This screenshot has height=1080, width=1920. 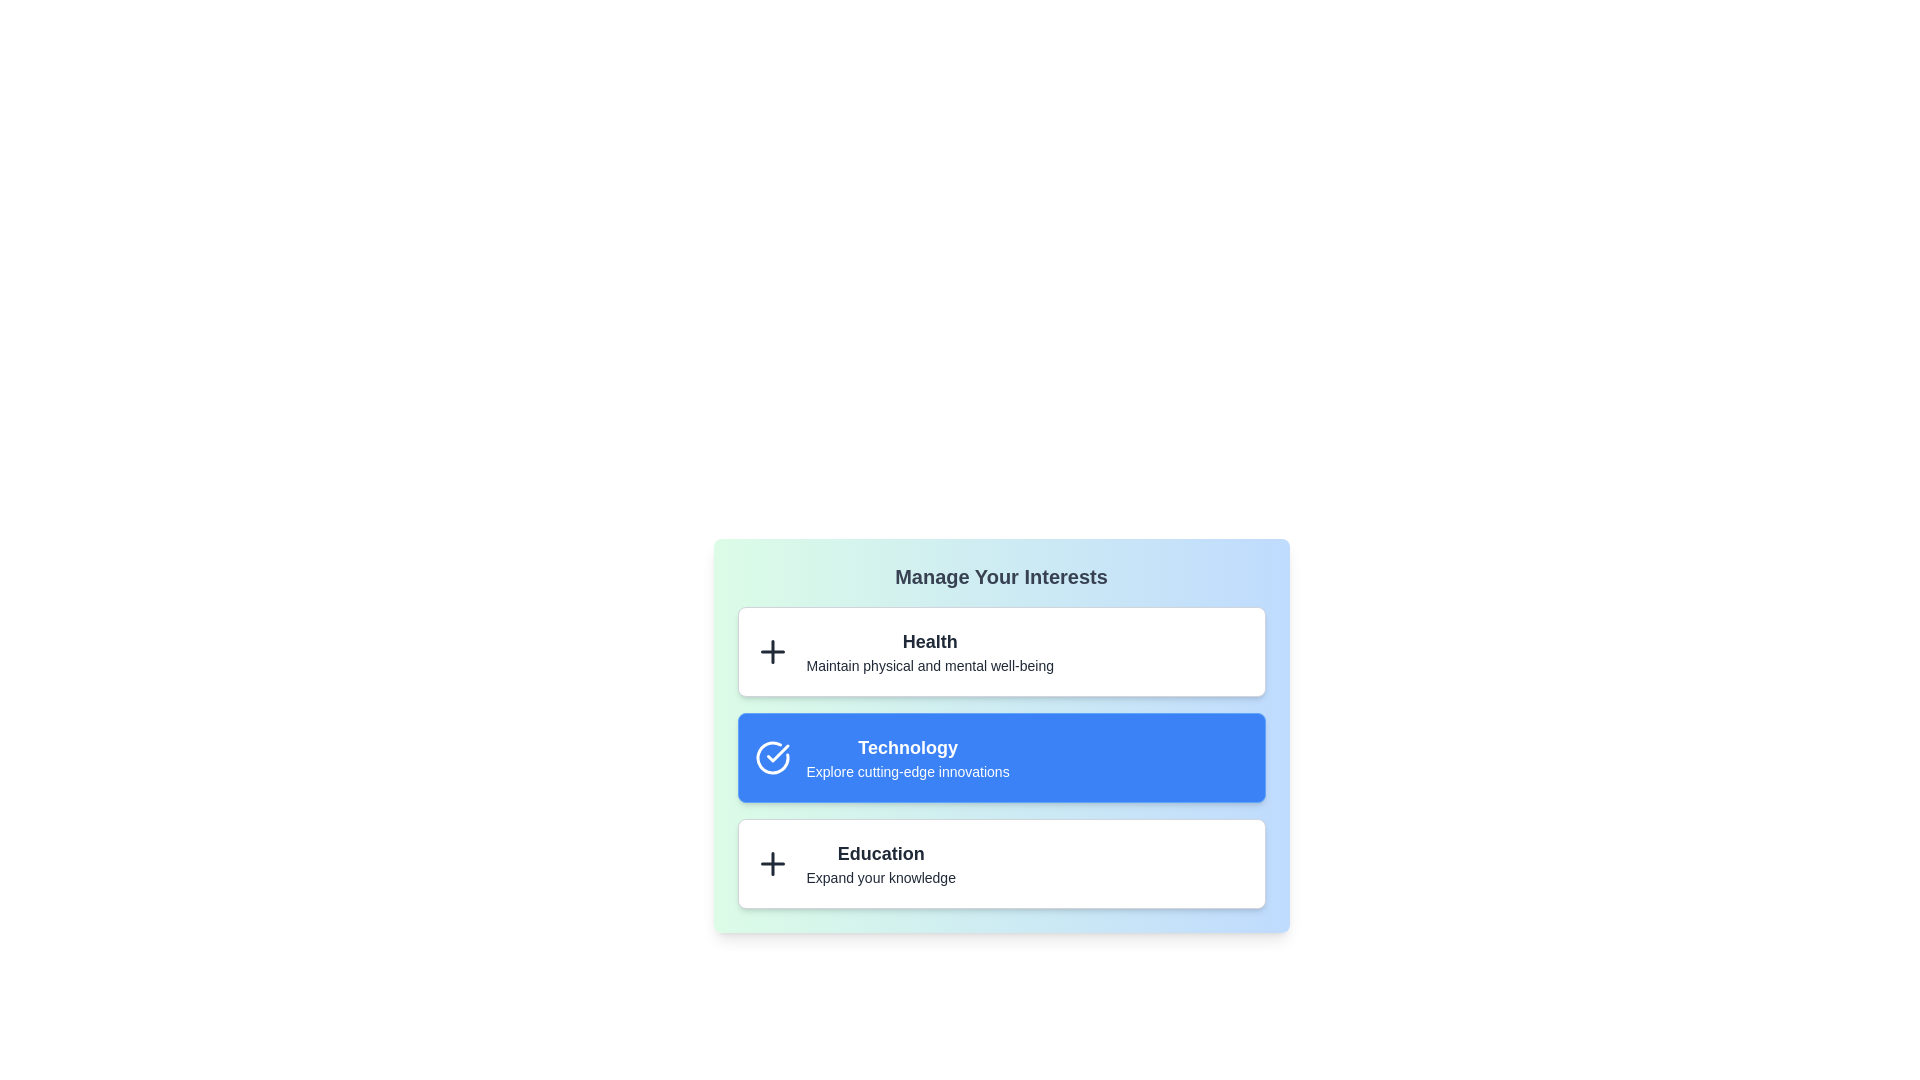 I want to click on the inactive item corresponding to Education to activate it, so click(x=771, y=863).